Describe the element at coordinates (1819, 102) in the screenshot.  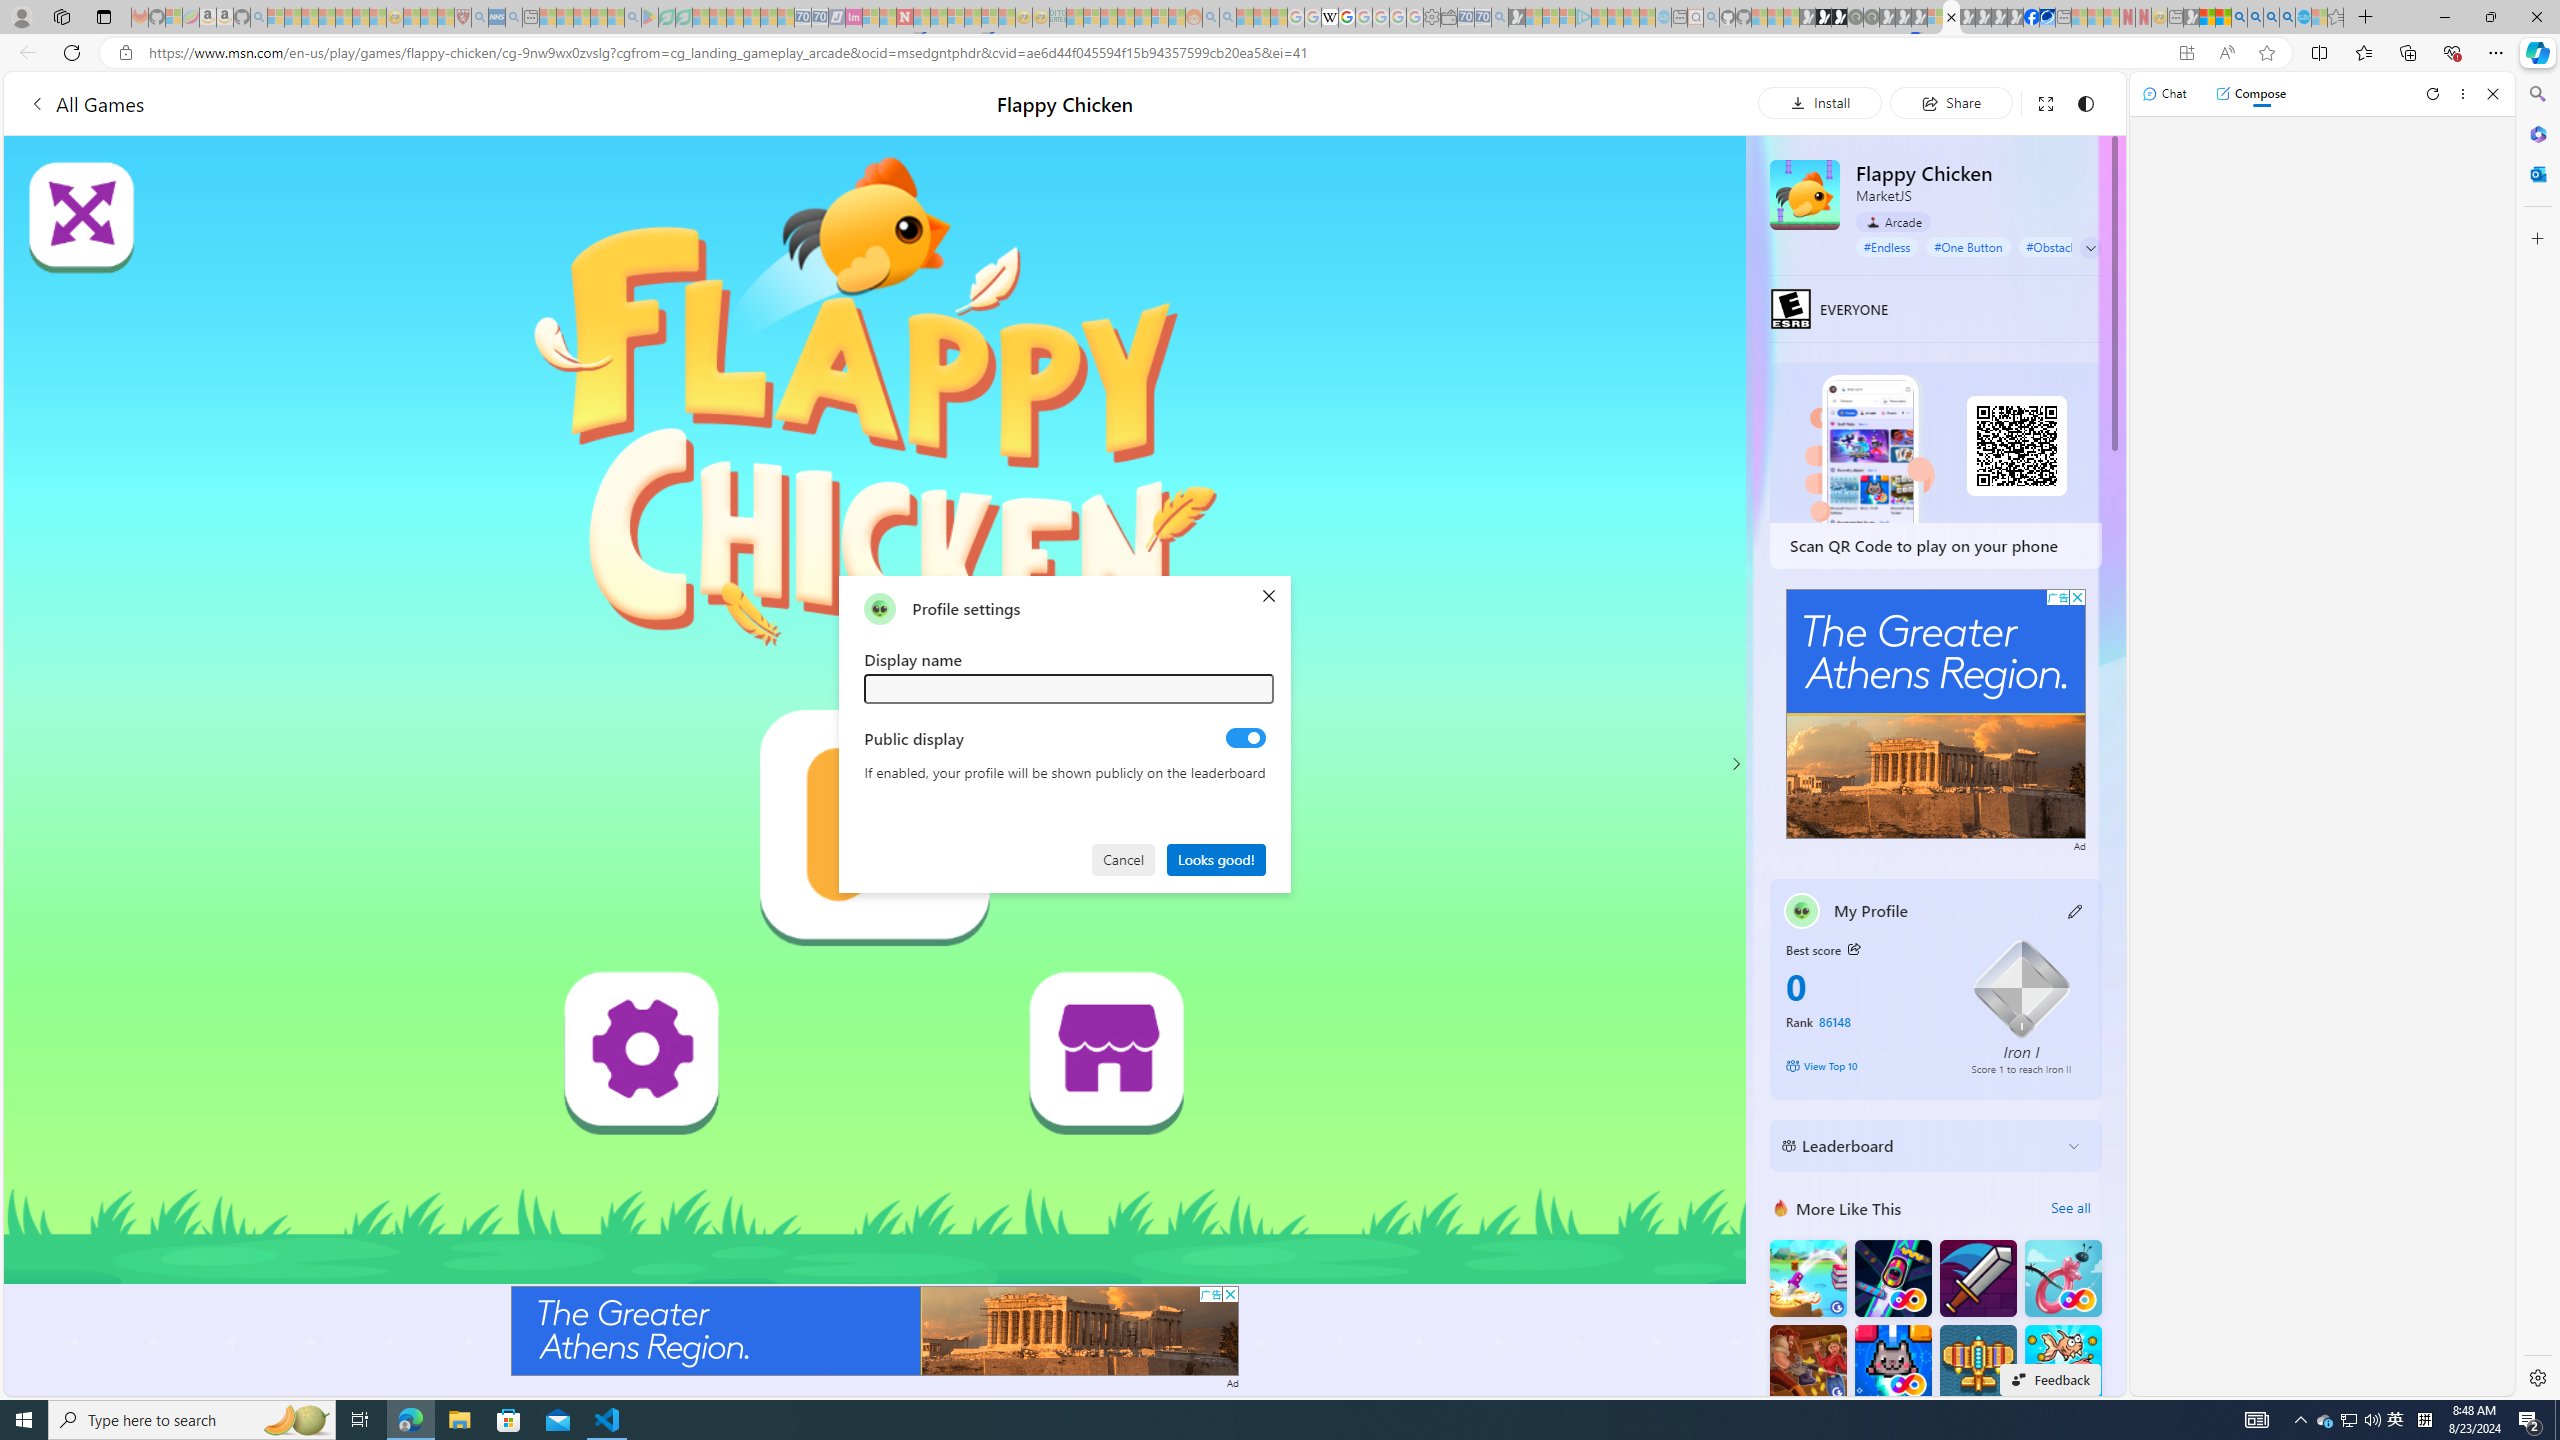
I see `'Install'` at that location.